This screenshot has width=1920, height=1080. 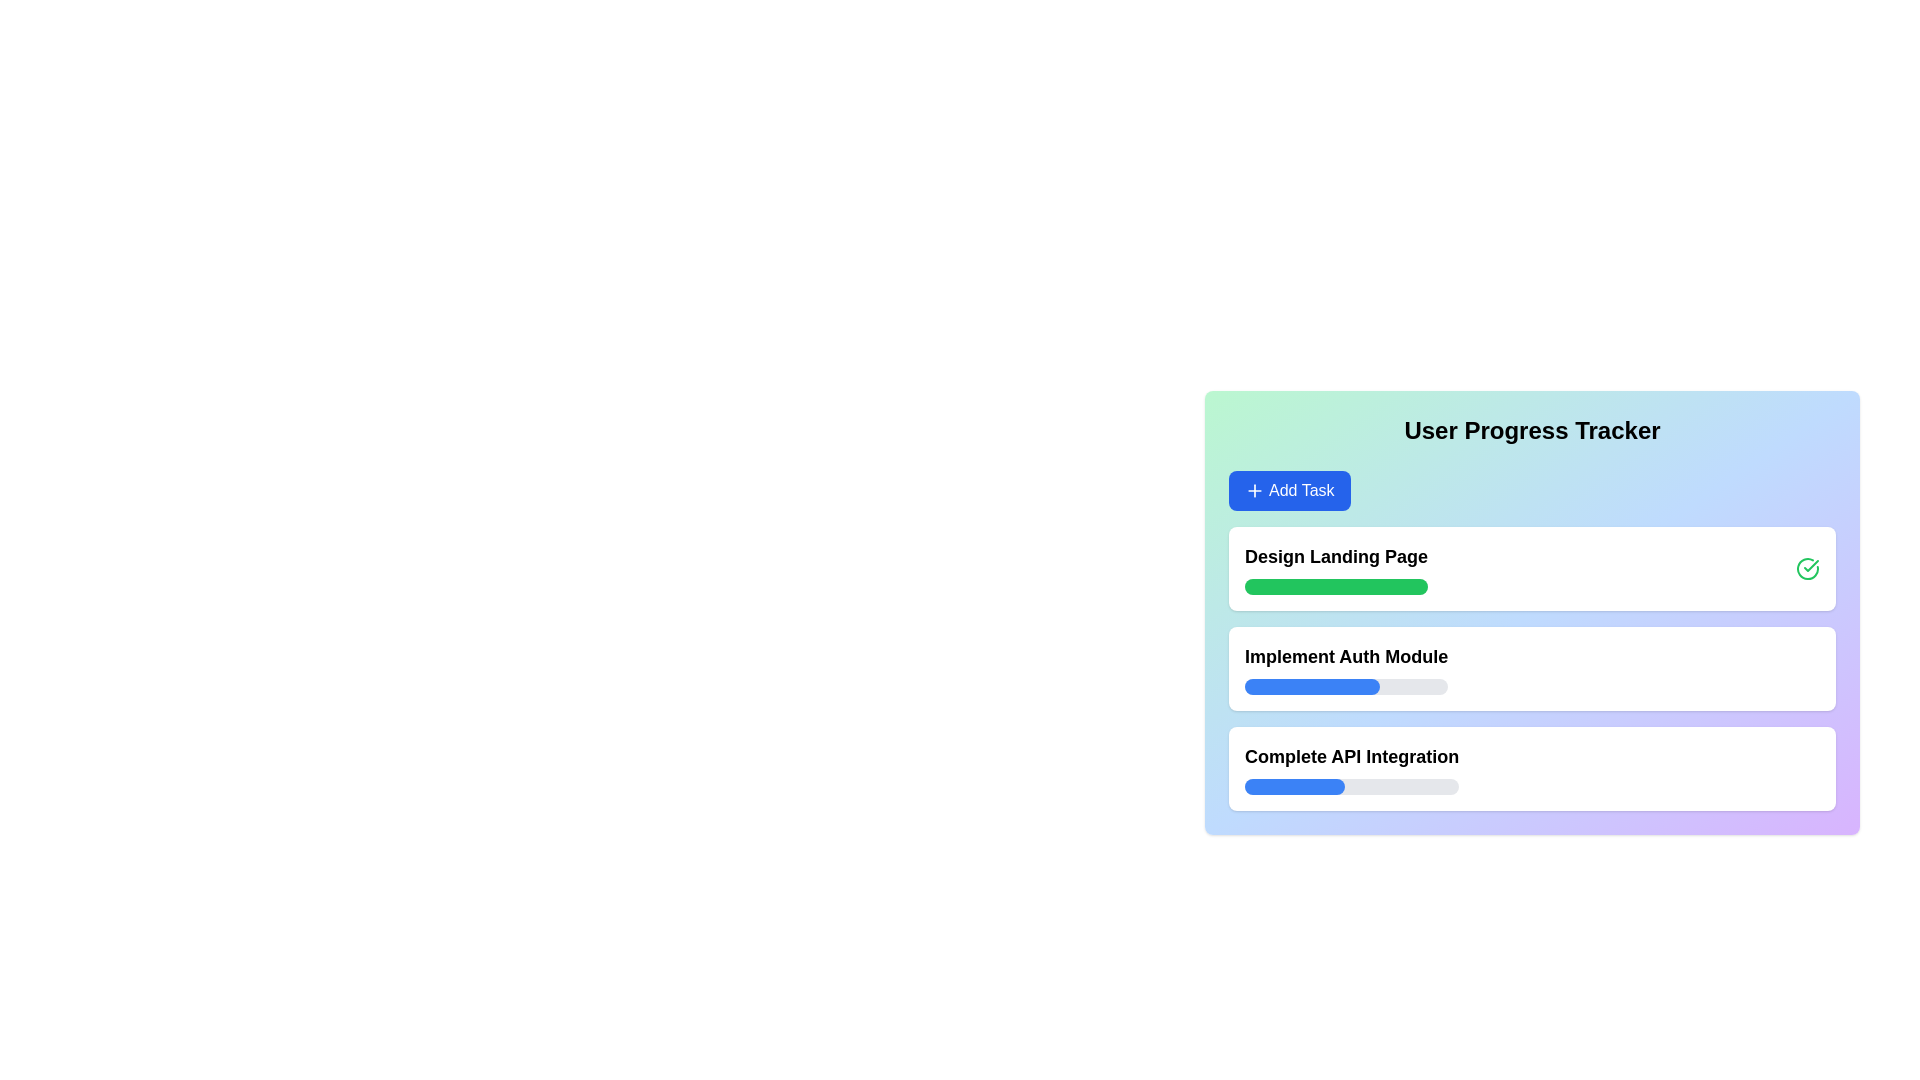 What do you see at coordinates (1333, 585) in the screenshot?
I see `the blue-filled progress bar indicator located below the label 'Design Landing Page' and above the 'Implement Auth Module' progress bar` at bounding box center [1333, 585].